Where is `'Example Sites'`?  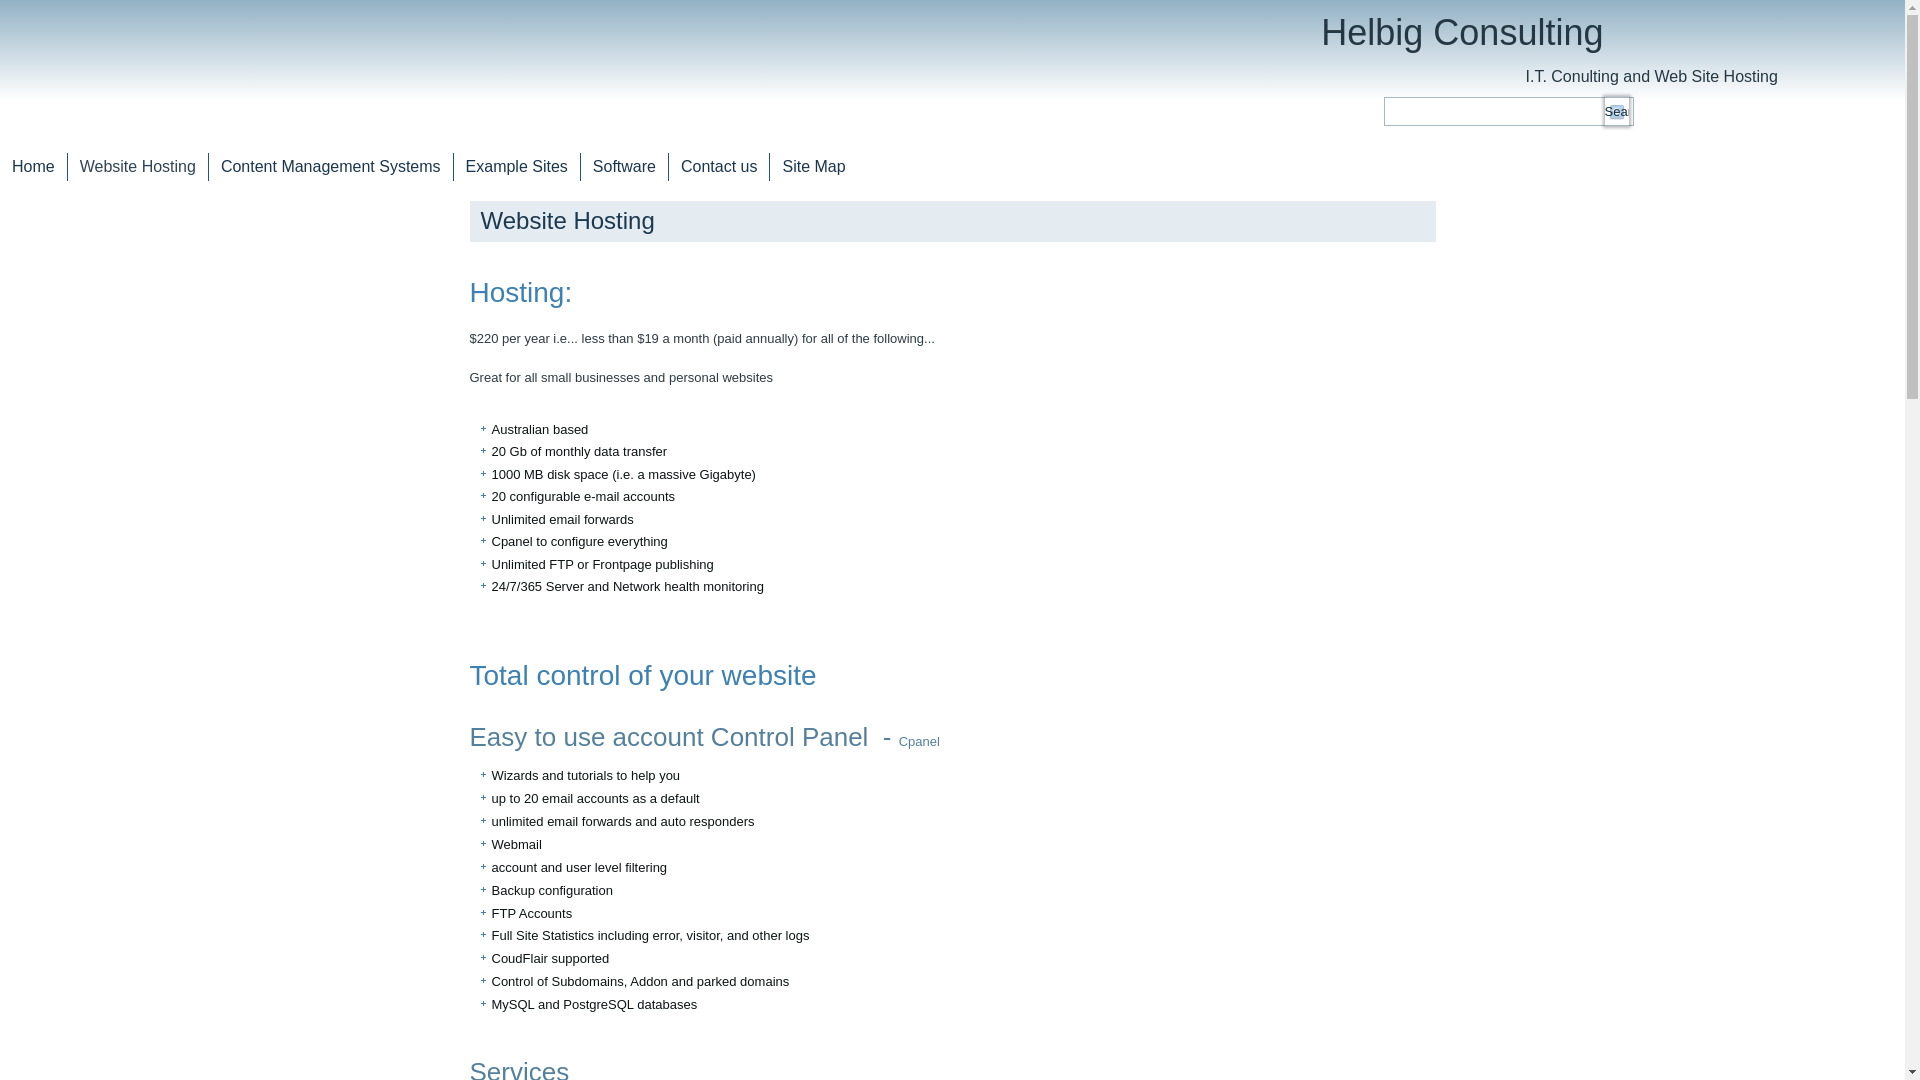 'Example Sites' is located at coordinates (517, 165).